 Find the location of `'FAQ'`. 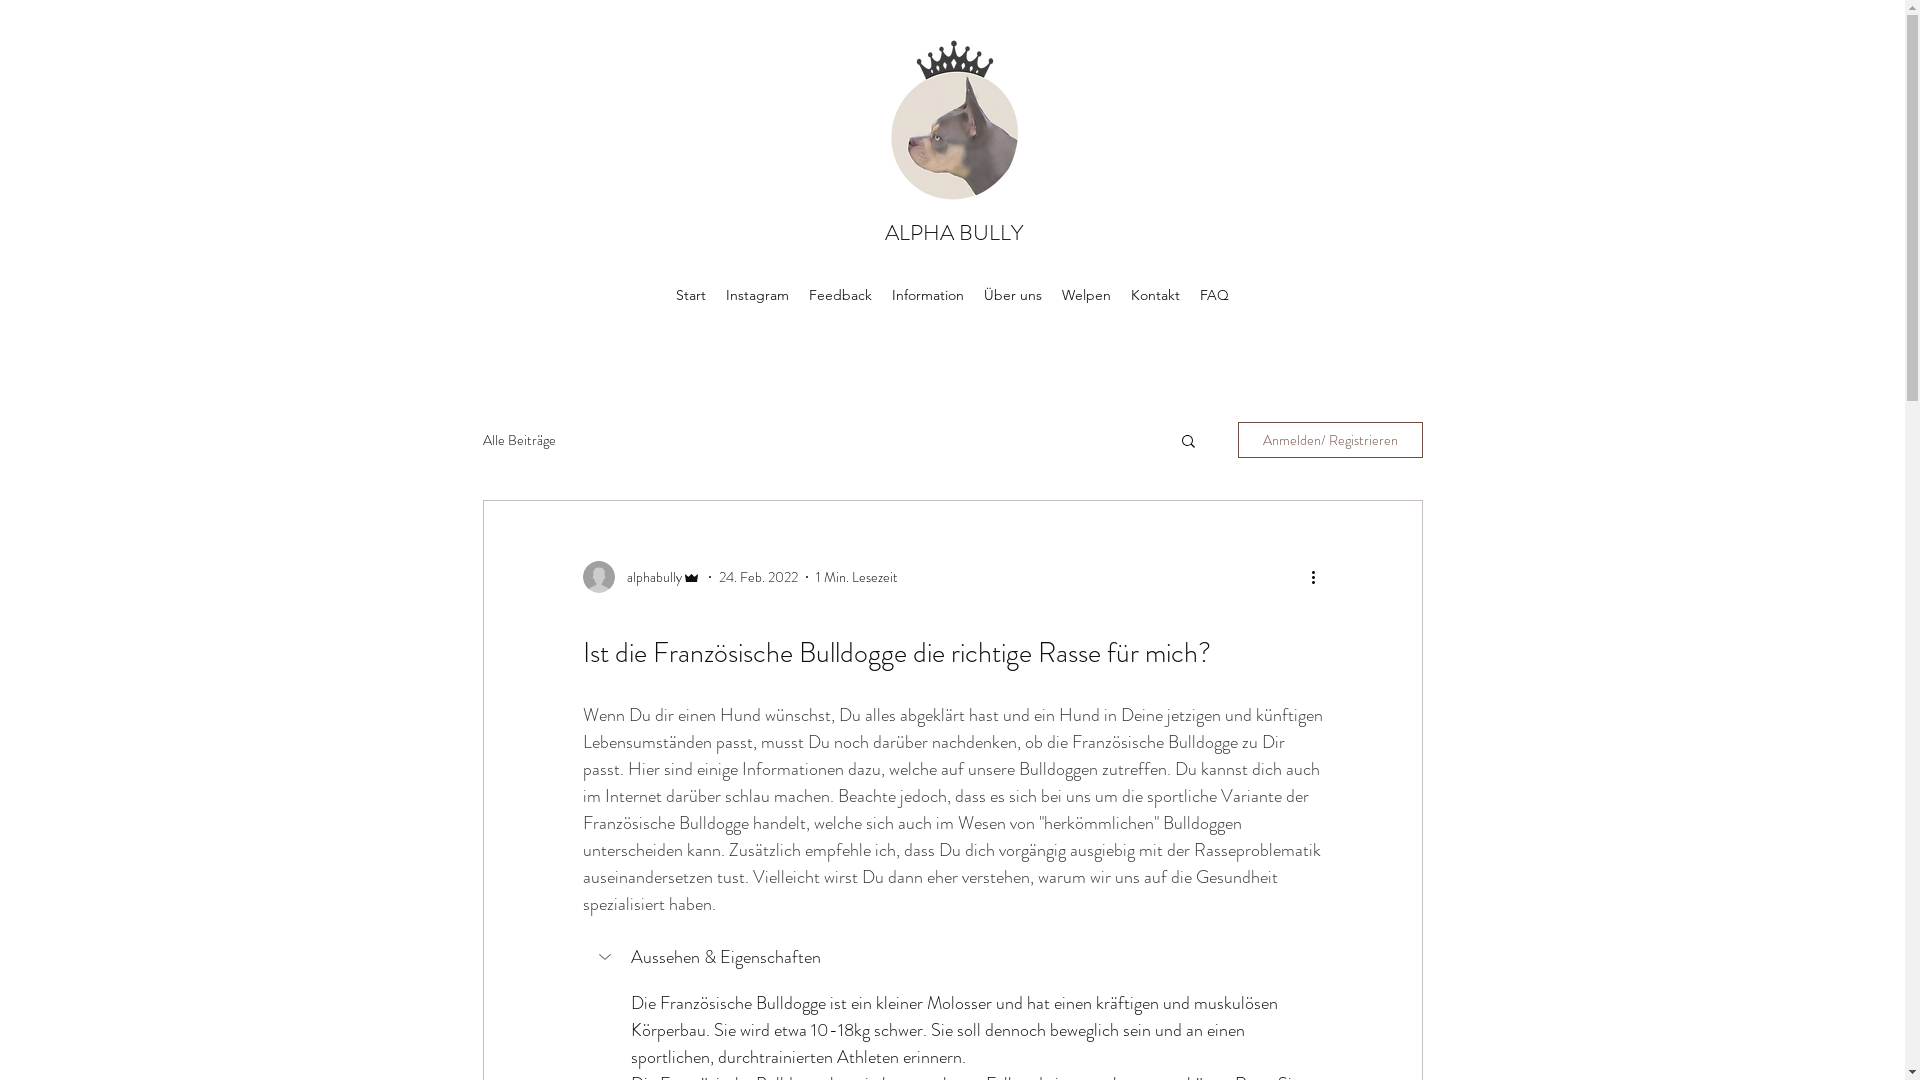

'FAQ' is located at coordinates (1213, 294).